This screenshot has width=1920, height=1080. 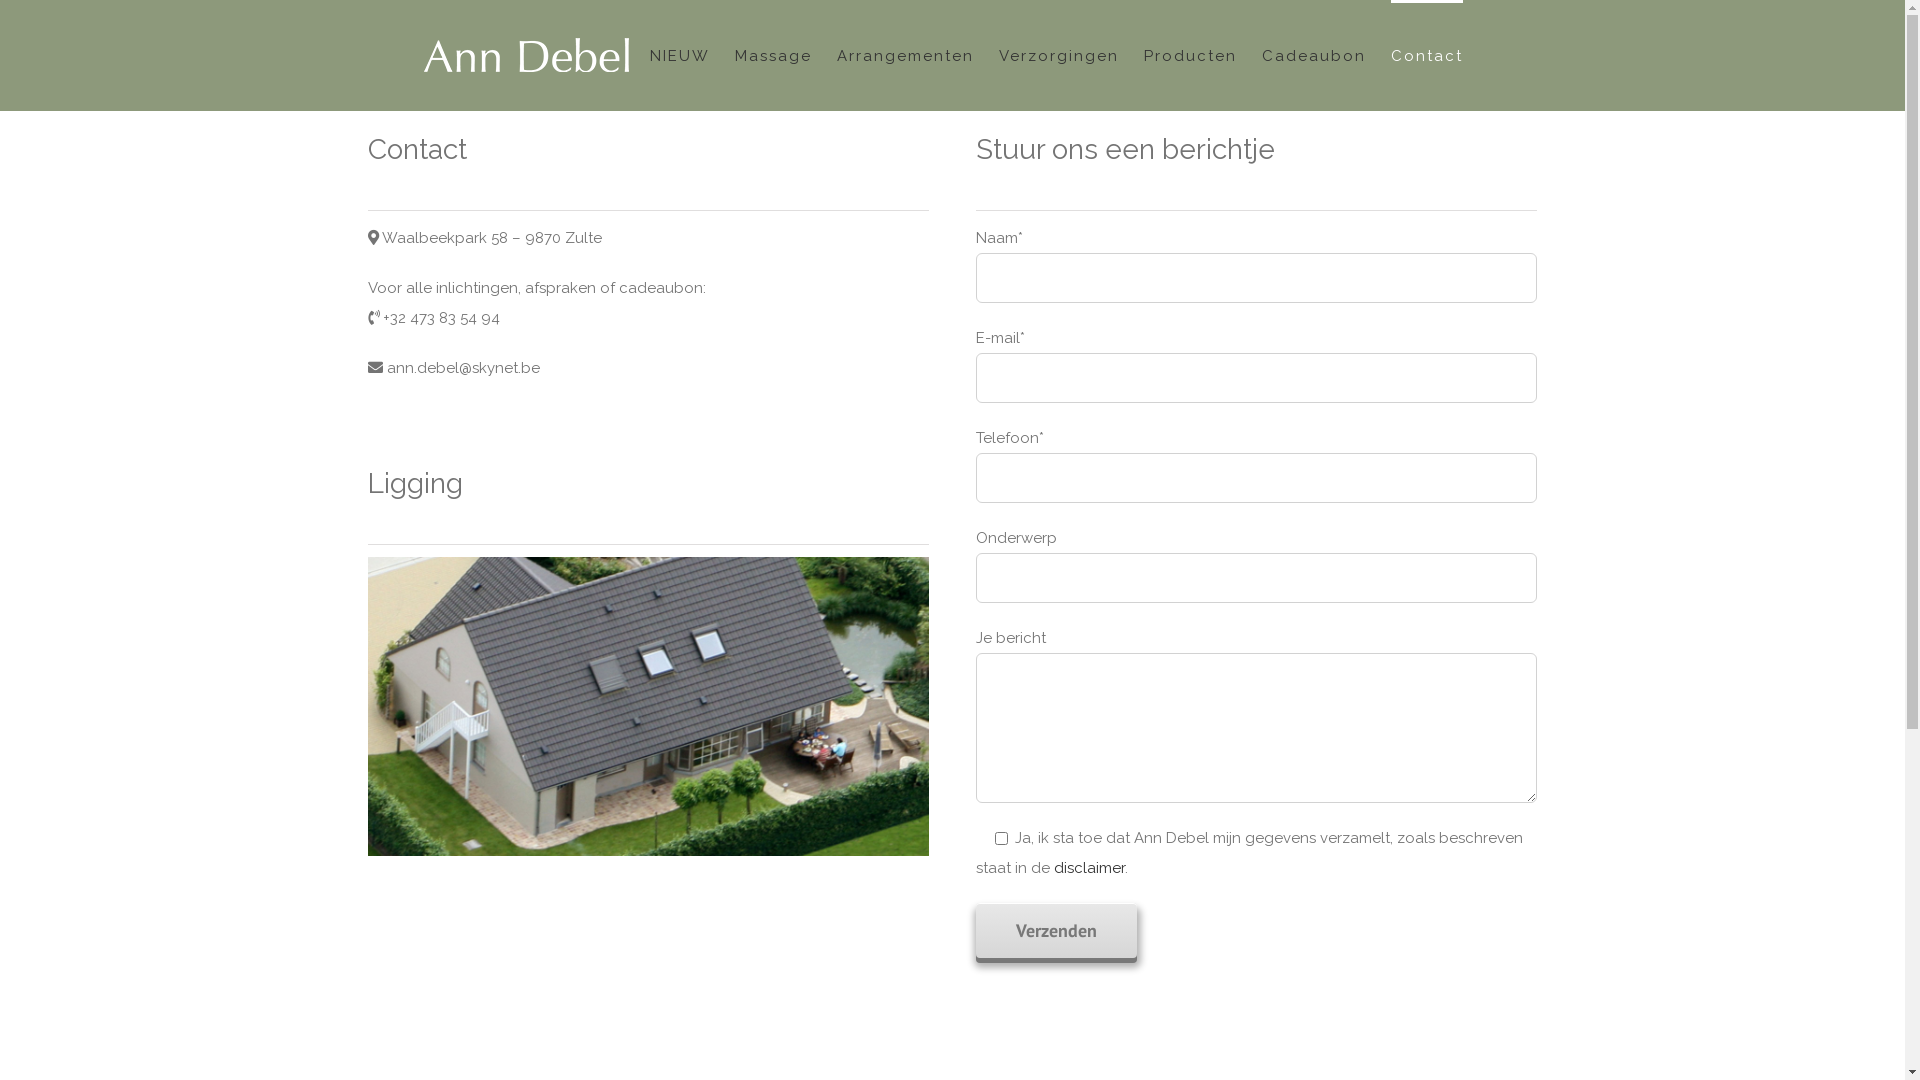 What do you see at coordinates (733, 53) in the screenshot?
I see `'Massage'` at bounding box center [733, 53].